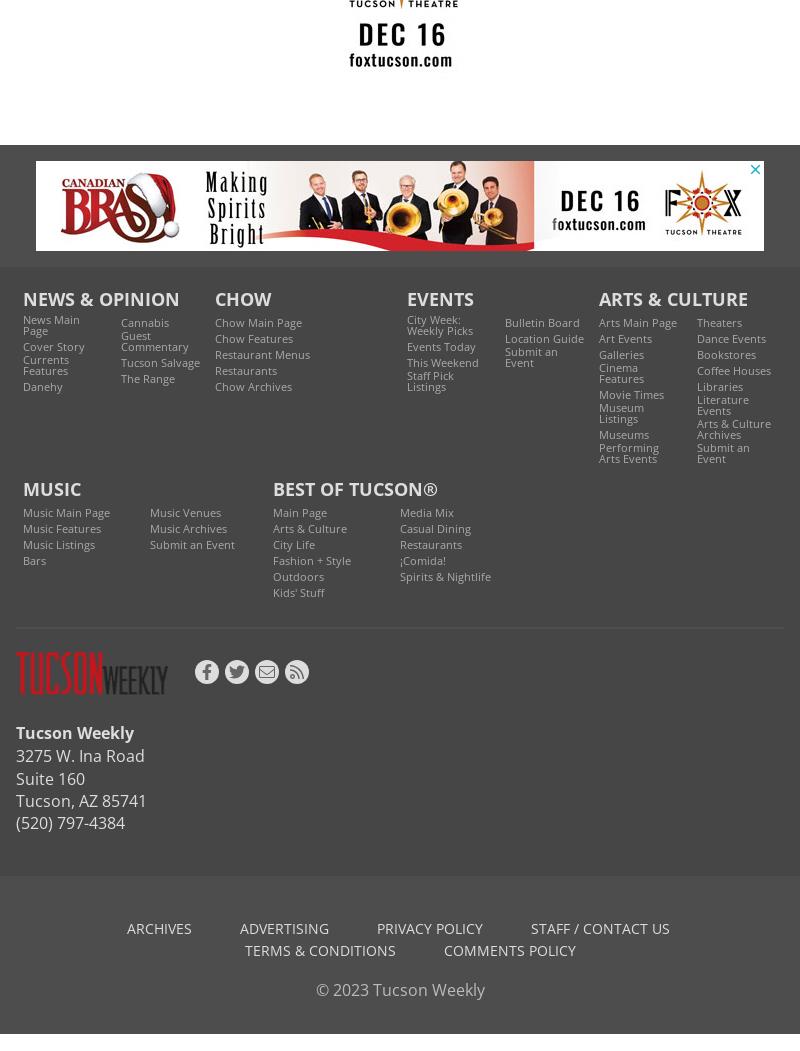  What do you see at coordinates (434, 526) in the screenshot?
I see `'Casual Dining'` at bounding box center [434, 526].